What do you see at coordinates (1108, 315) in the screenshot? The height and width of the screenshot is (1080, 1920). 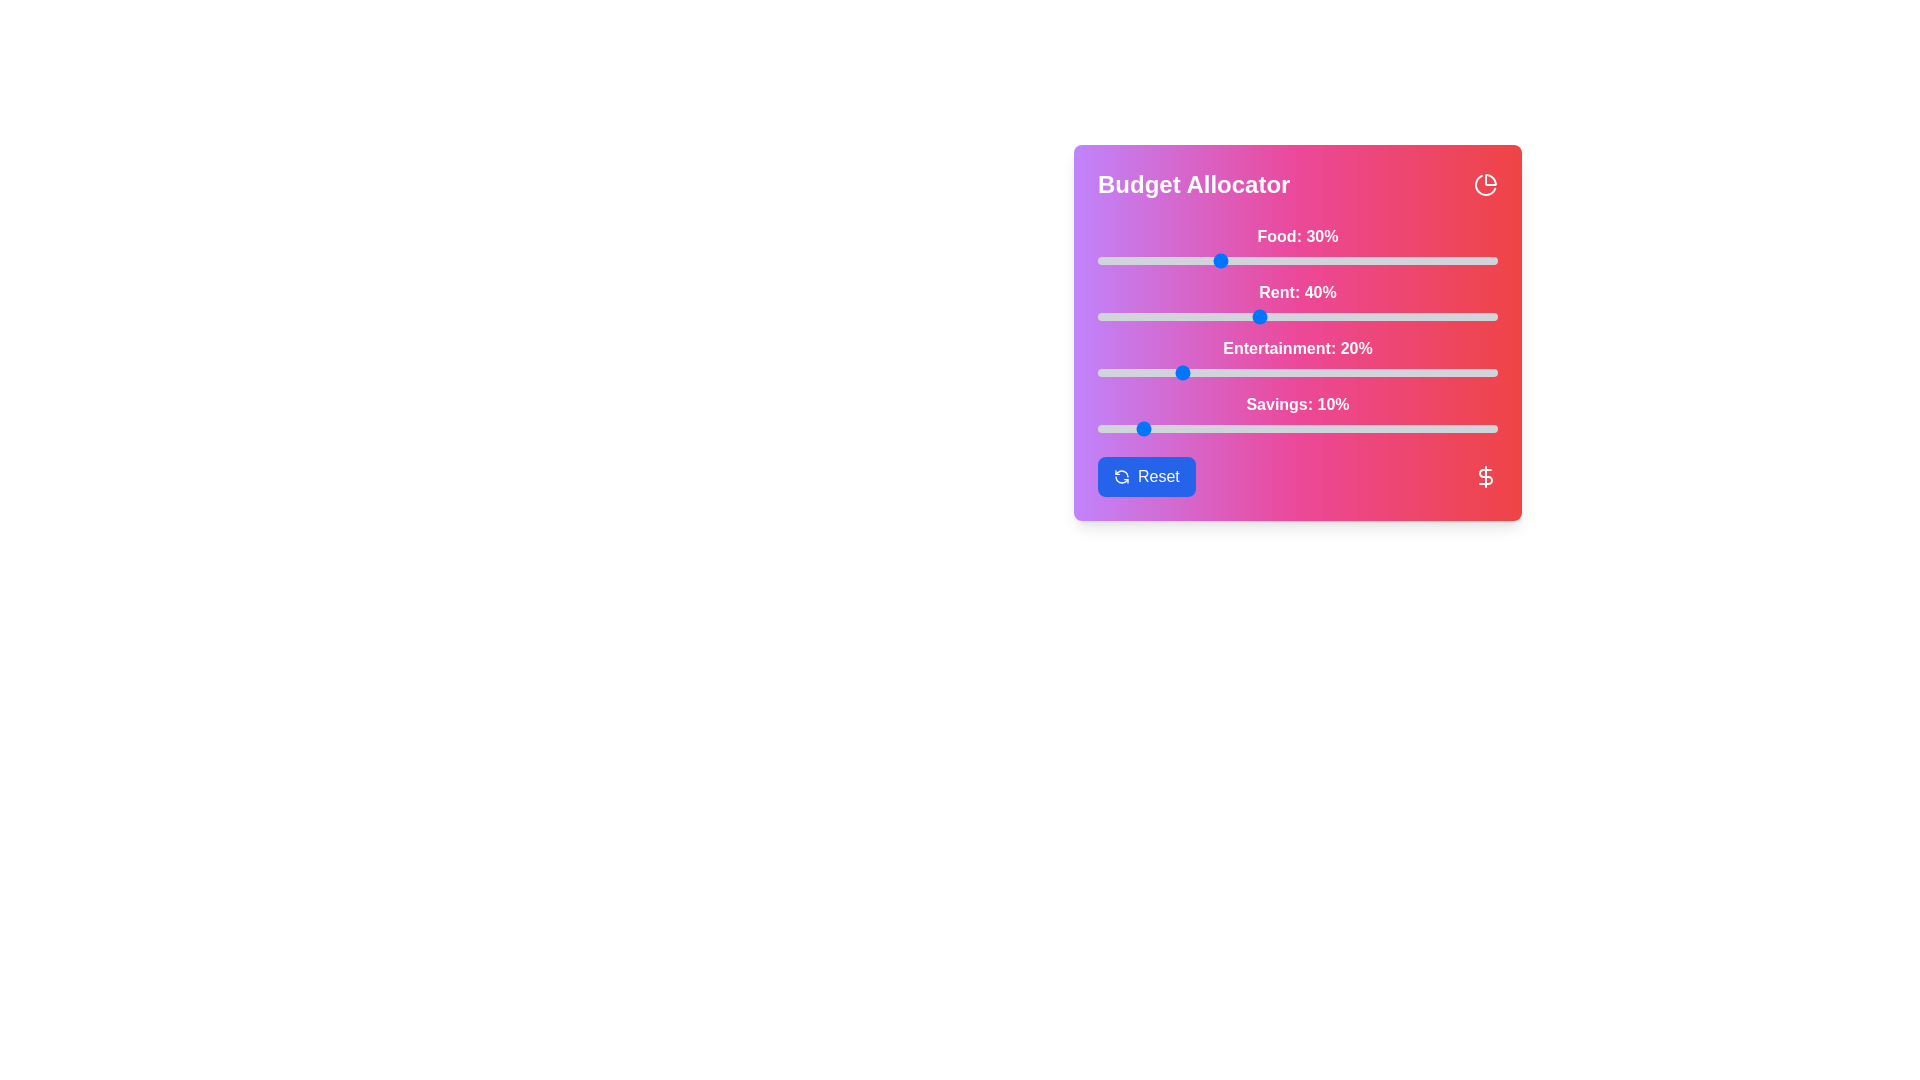 I see `the rent slider` at bounding box center [1108, 315].